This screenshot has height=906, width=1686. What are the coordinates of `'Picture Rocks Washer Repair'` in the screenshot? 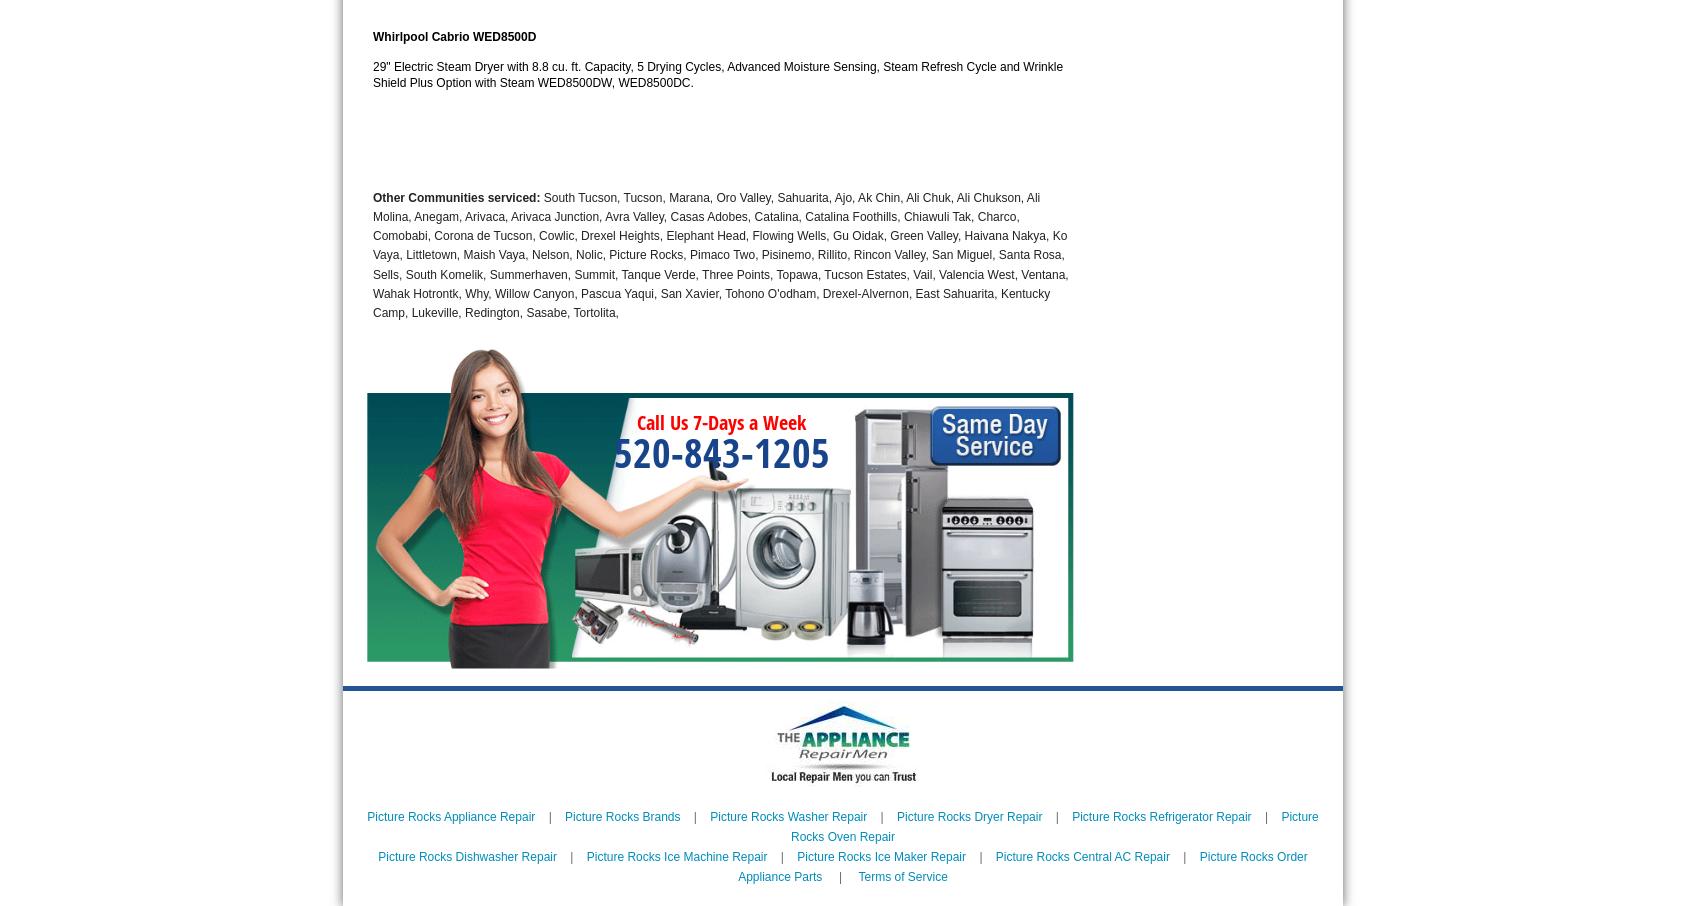 It's located at (709, 815).